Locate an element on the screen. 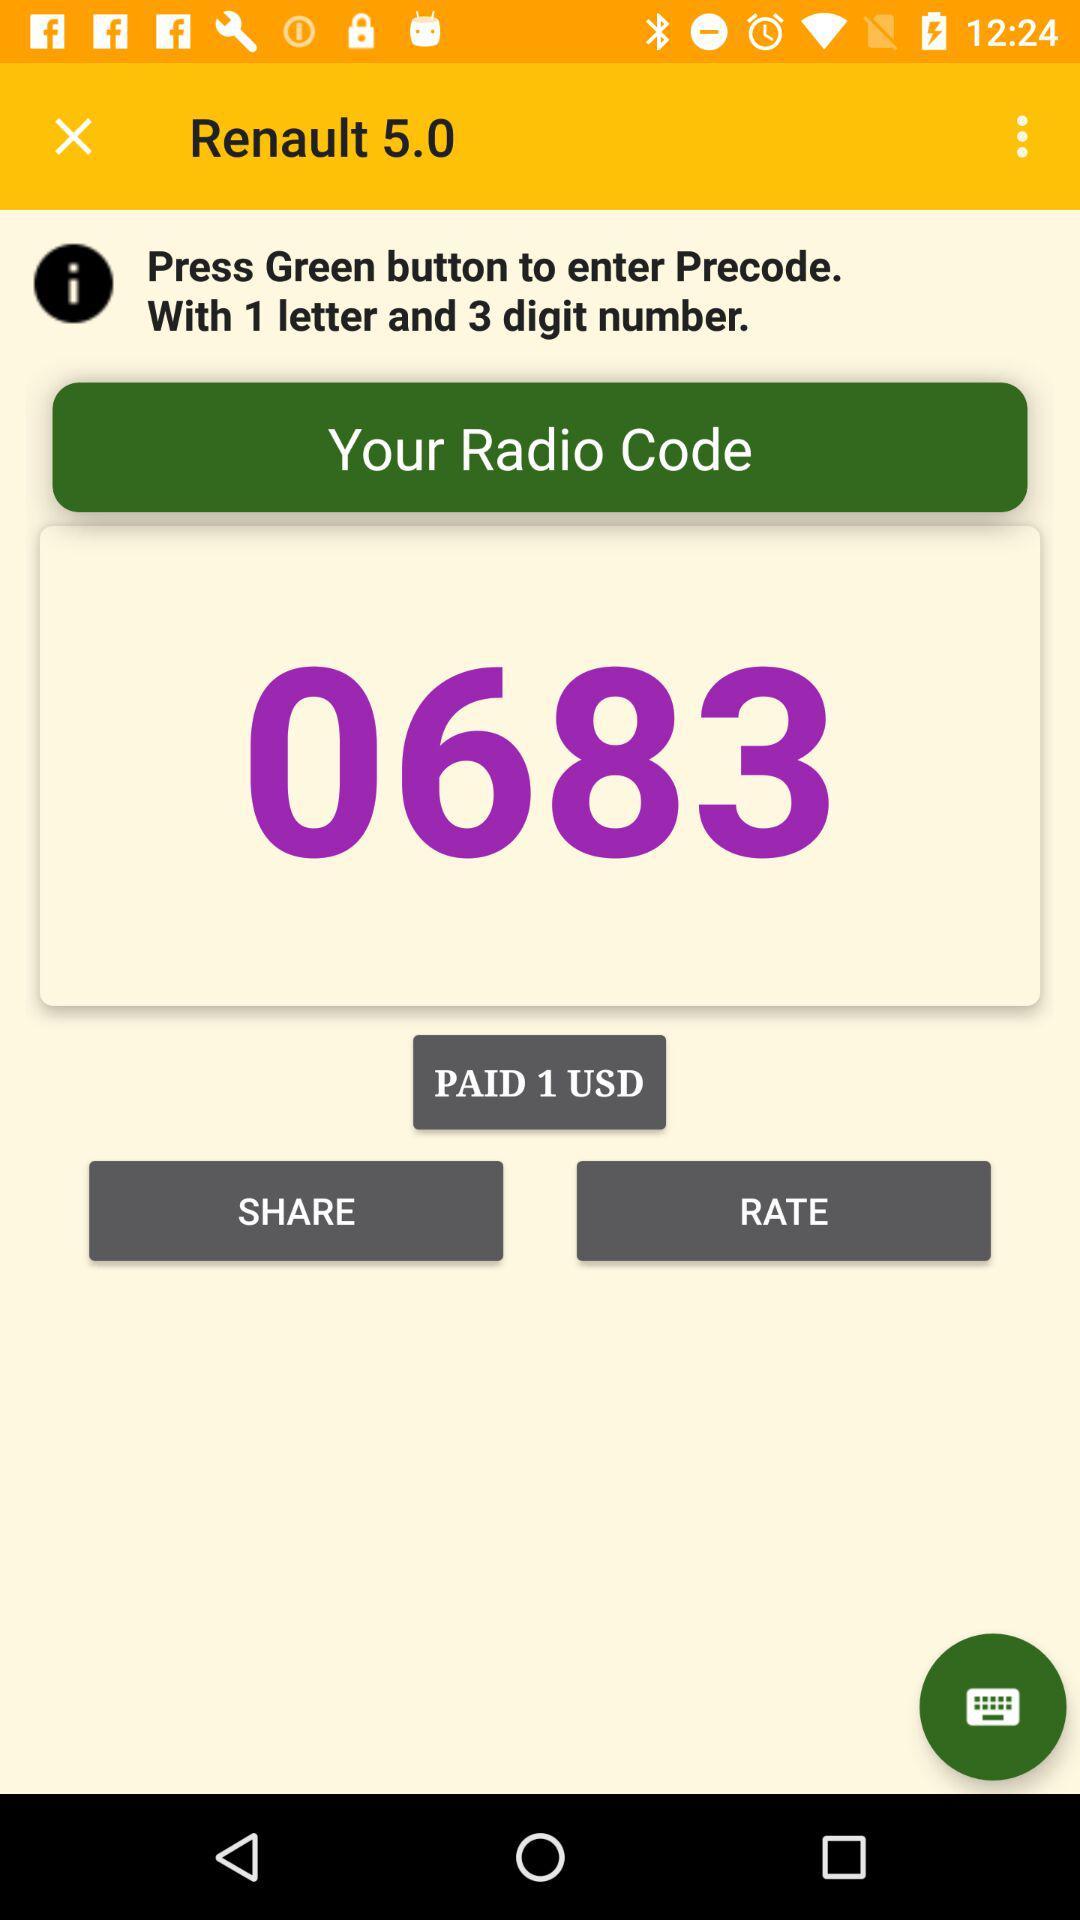  item next to the renault 5.0 is located at coordinates (72, 135).